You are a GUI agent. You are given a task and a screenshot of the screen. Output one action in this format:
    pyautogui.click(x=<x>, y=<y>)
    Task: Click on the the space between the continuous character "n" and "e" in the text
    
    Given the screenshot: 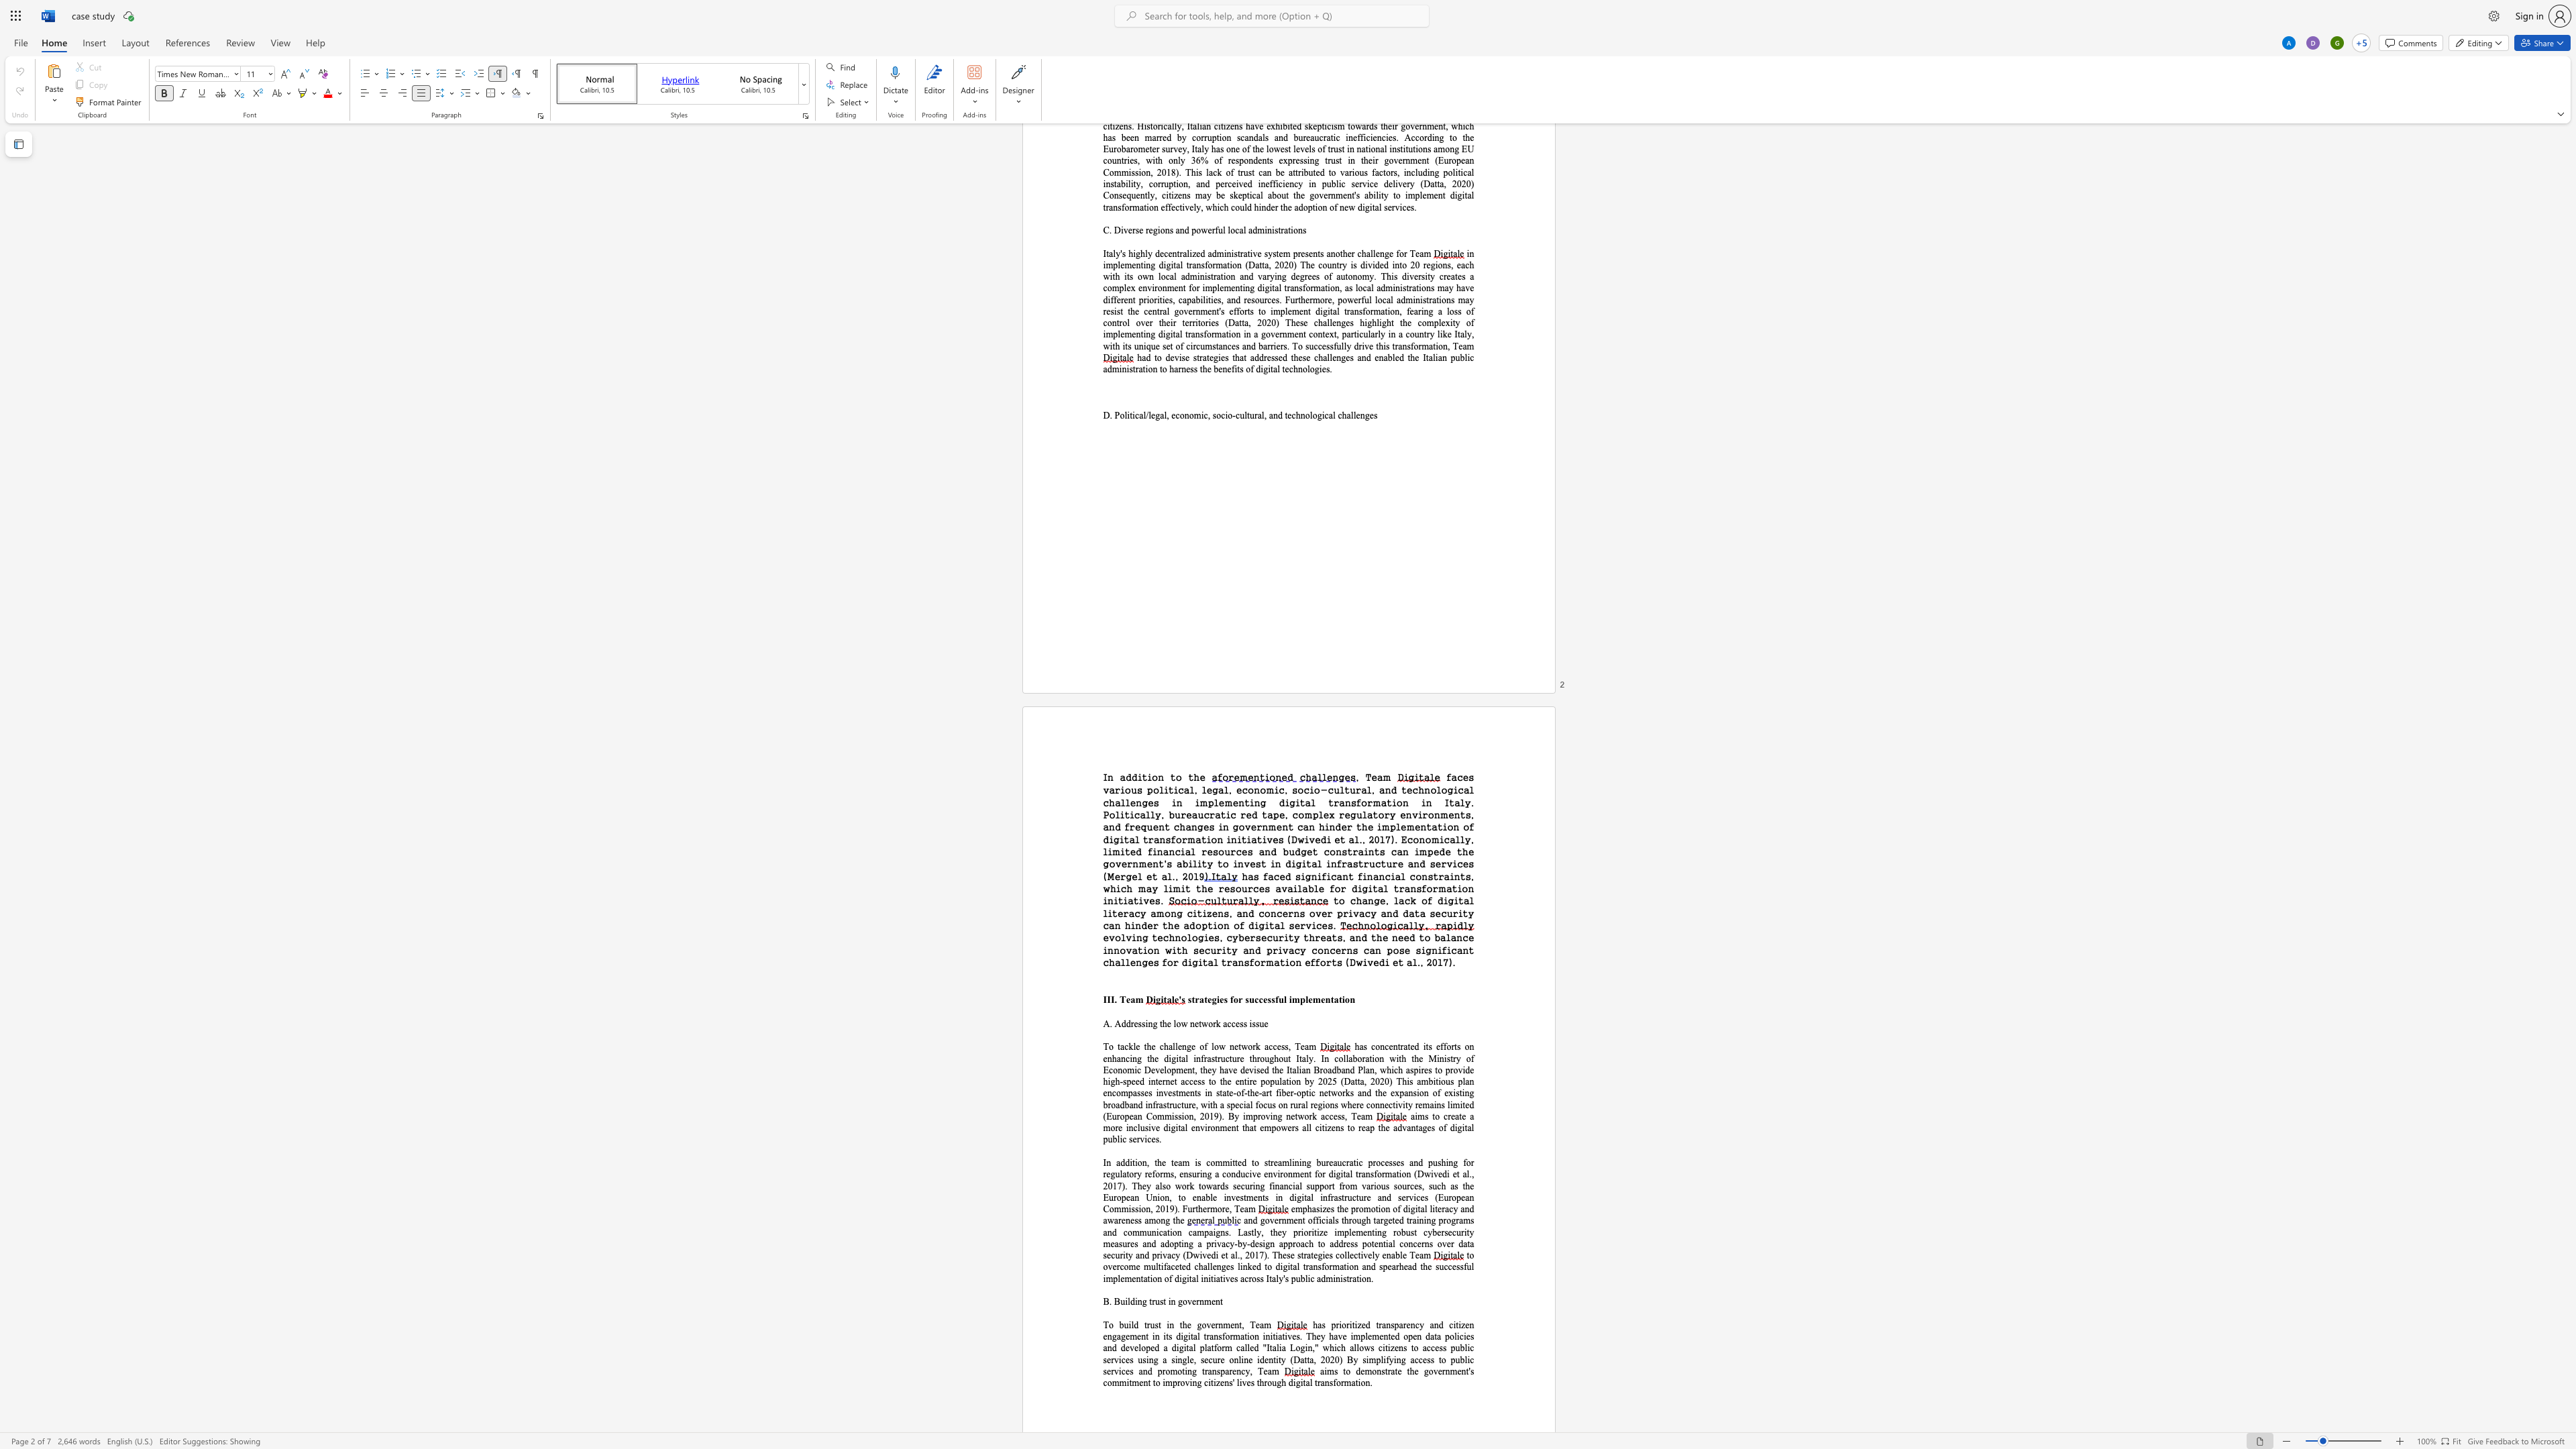 What is the action you would take?
    pyautogui.click(x=1234, y=1046)
    